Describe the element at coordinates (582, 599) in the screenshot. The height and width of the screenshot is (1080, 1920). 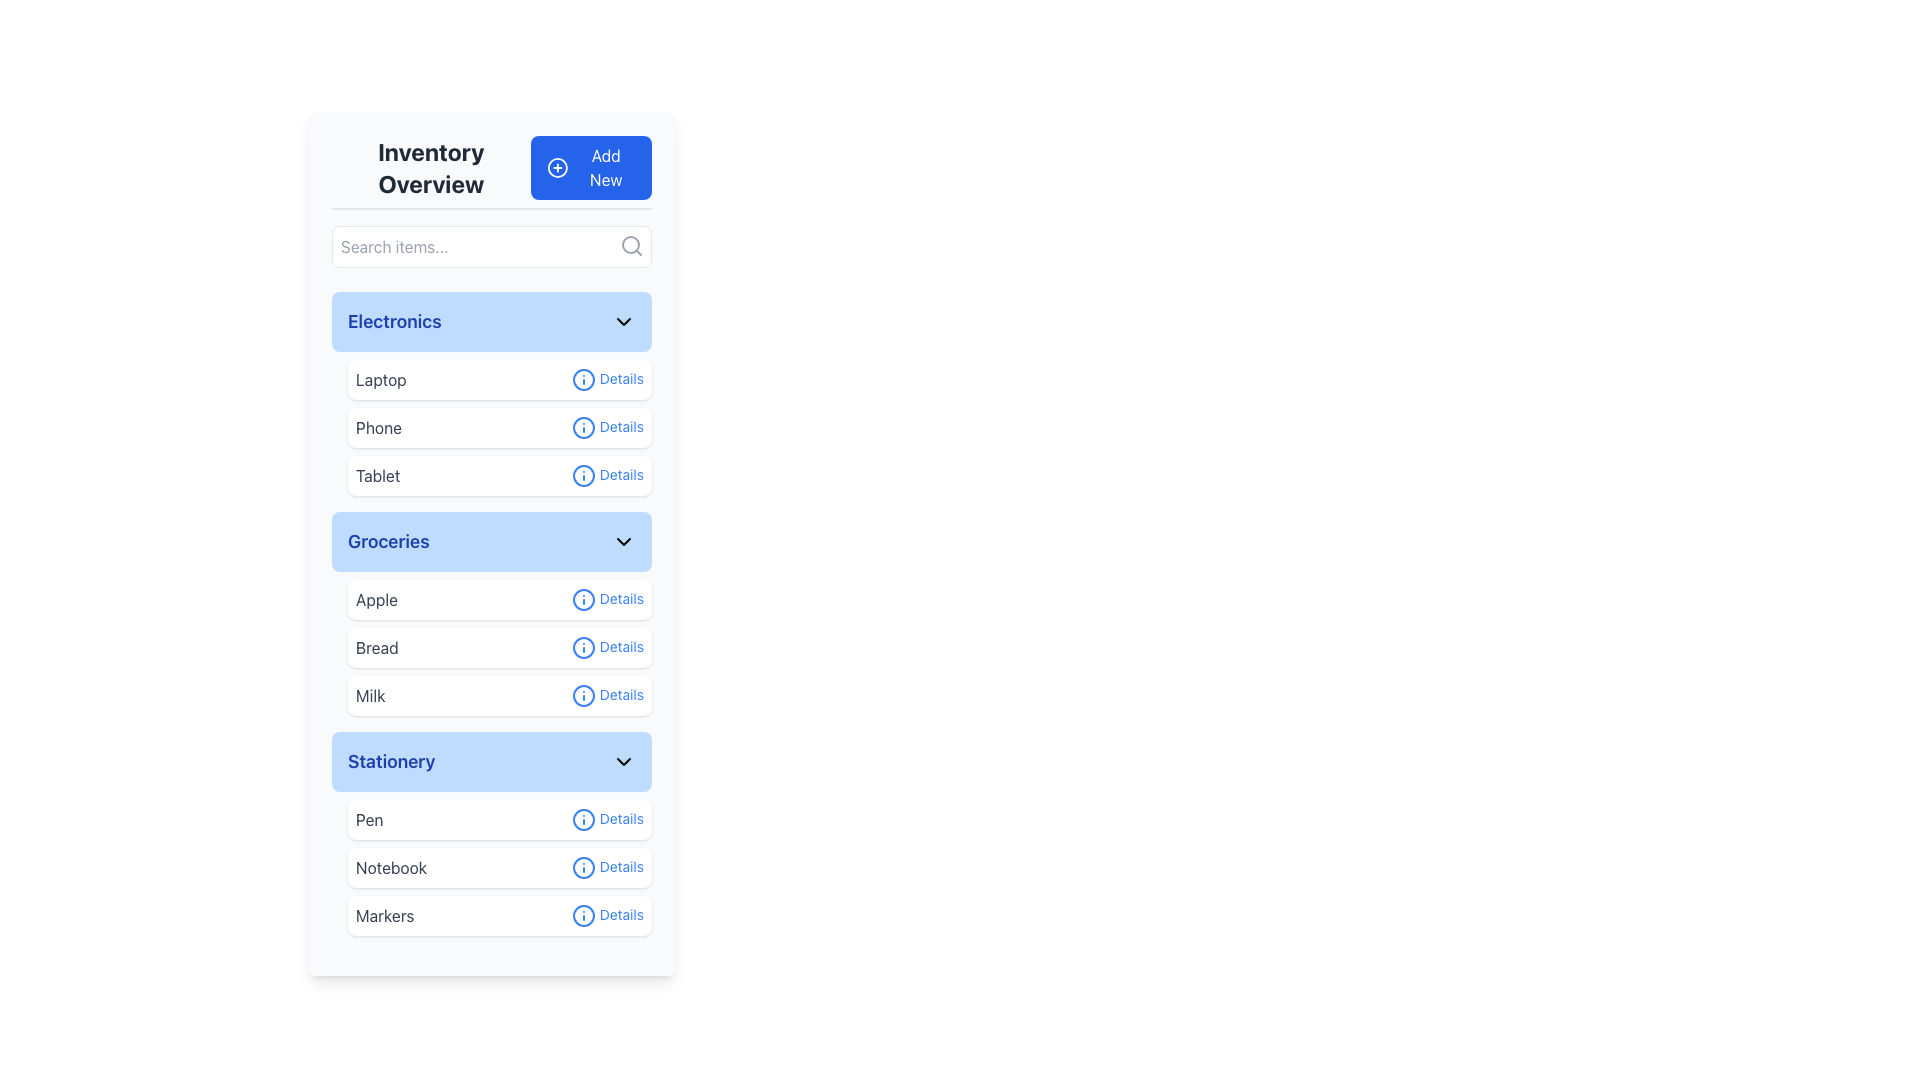
I see `the icon associated with the word 'Details' in the 'Groceries' section` at that location.